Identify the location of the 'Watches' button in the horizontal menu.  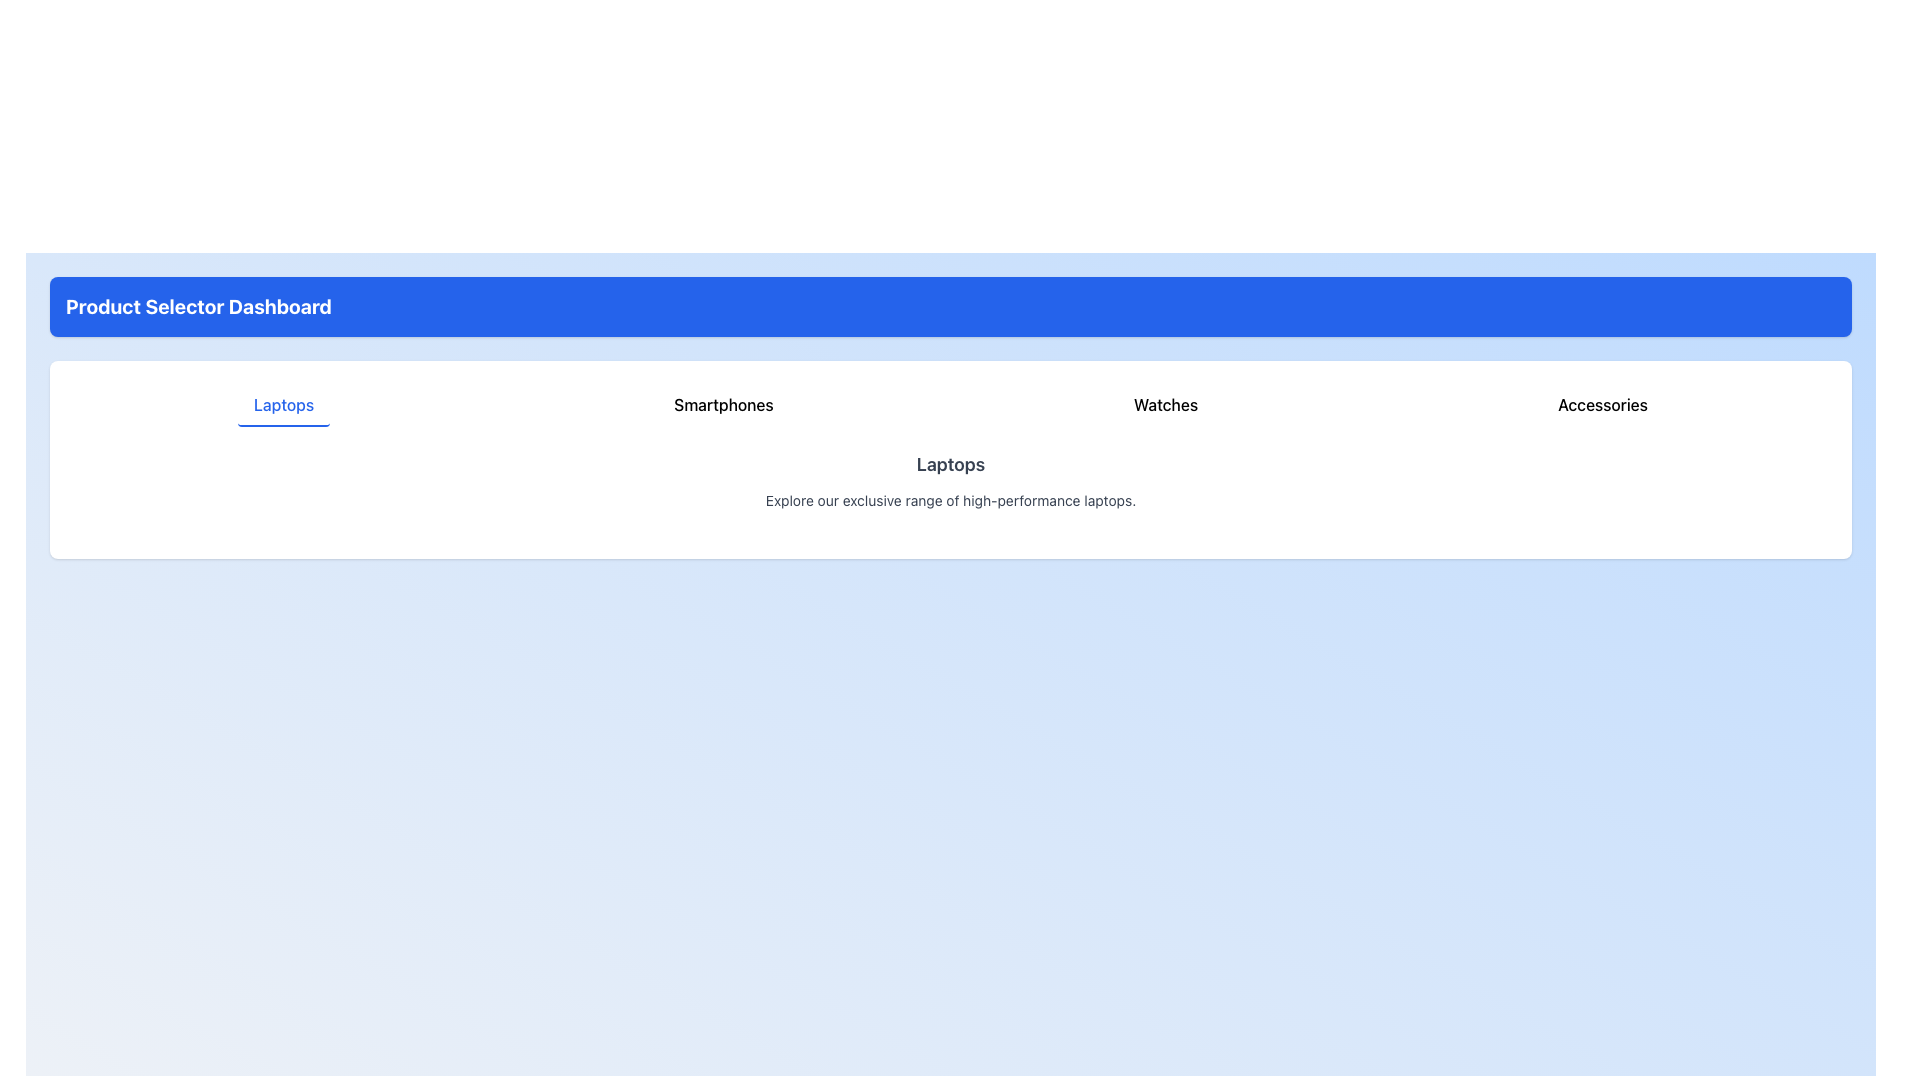
(1166, 405).